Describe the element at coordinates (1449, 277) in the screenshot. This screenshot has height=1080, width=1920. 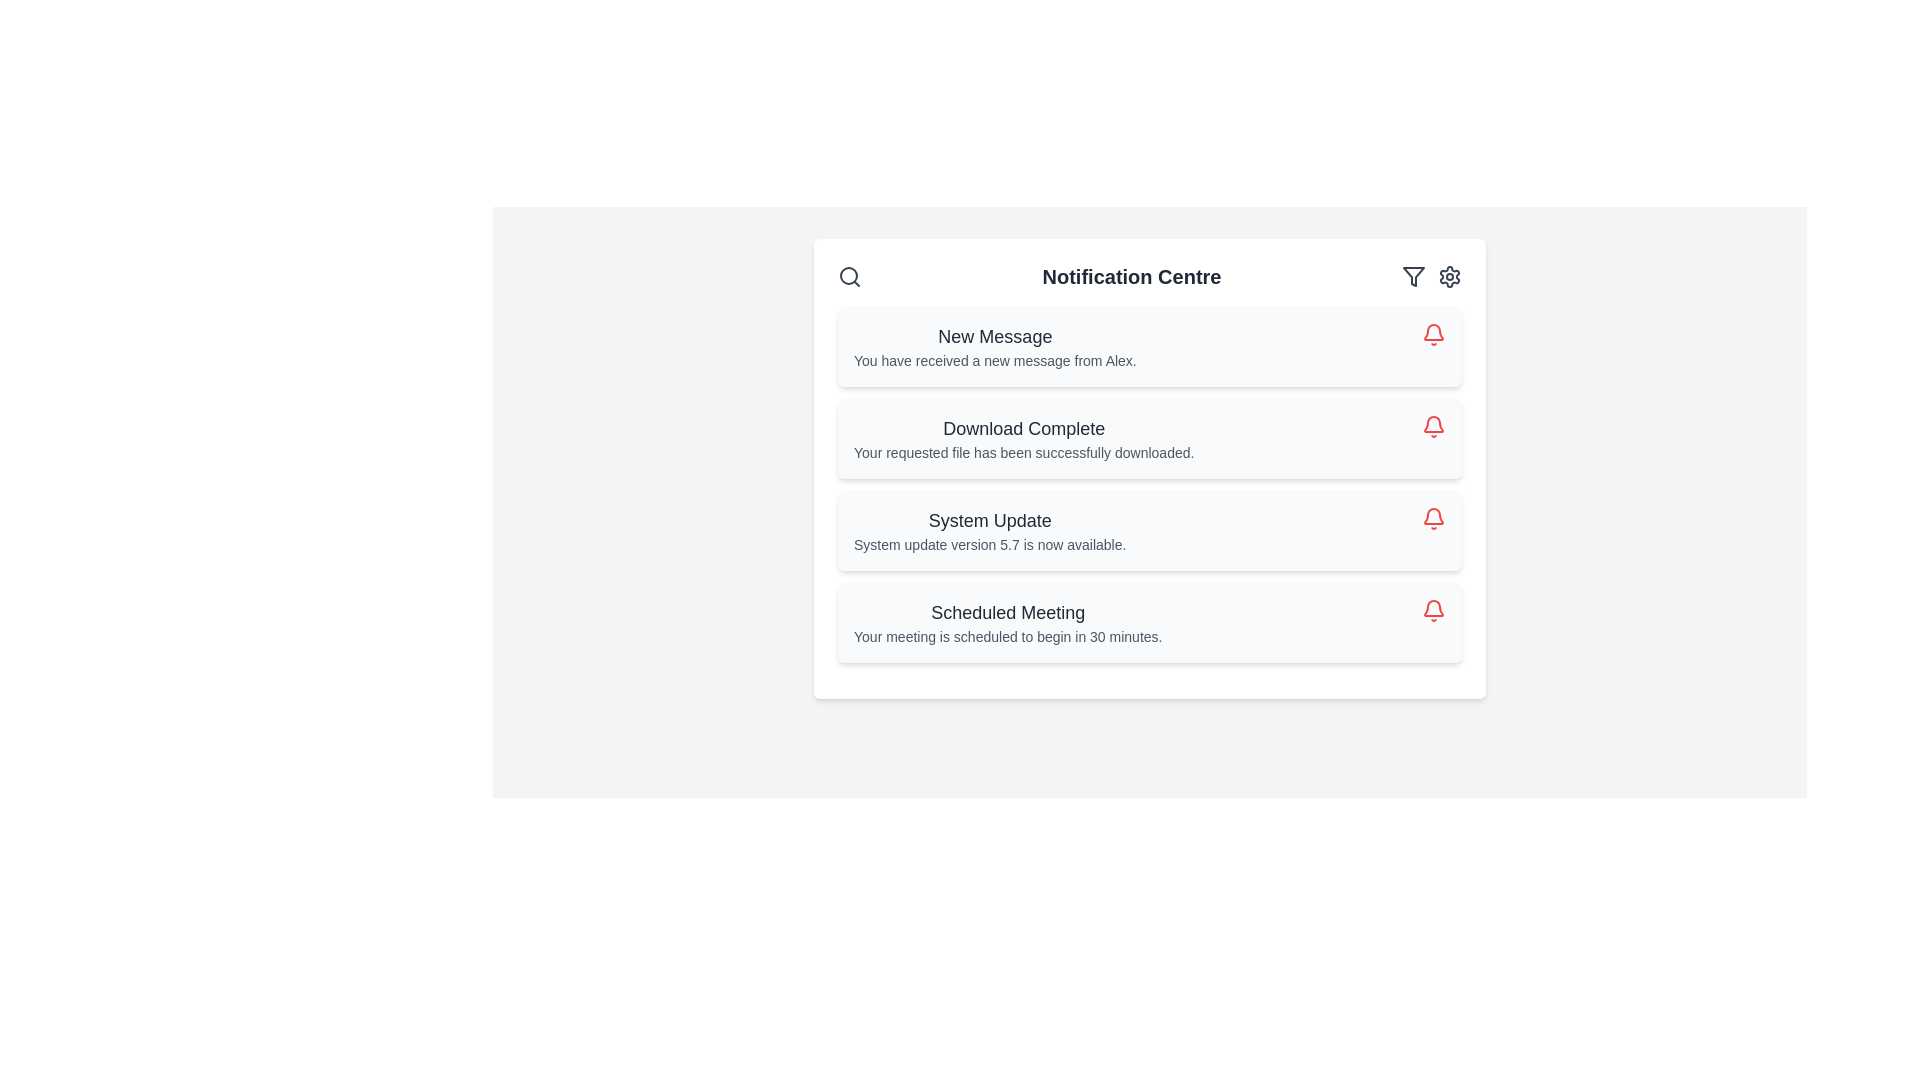
I see `the gear-shaped icon in the top-right section of the notification panel, which signifies settings` at that location.